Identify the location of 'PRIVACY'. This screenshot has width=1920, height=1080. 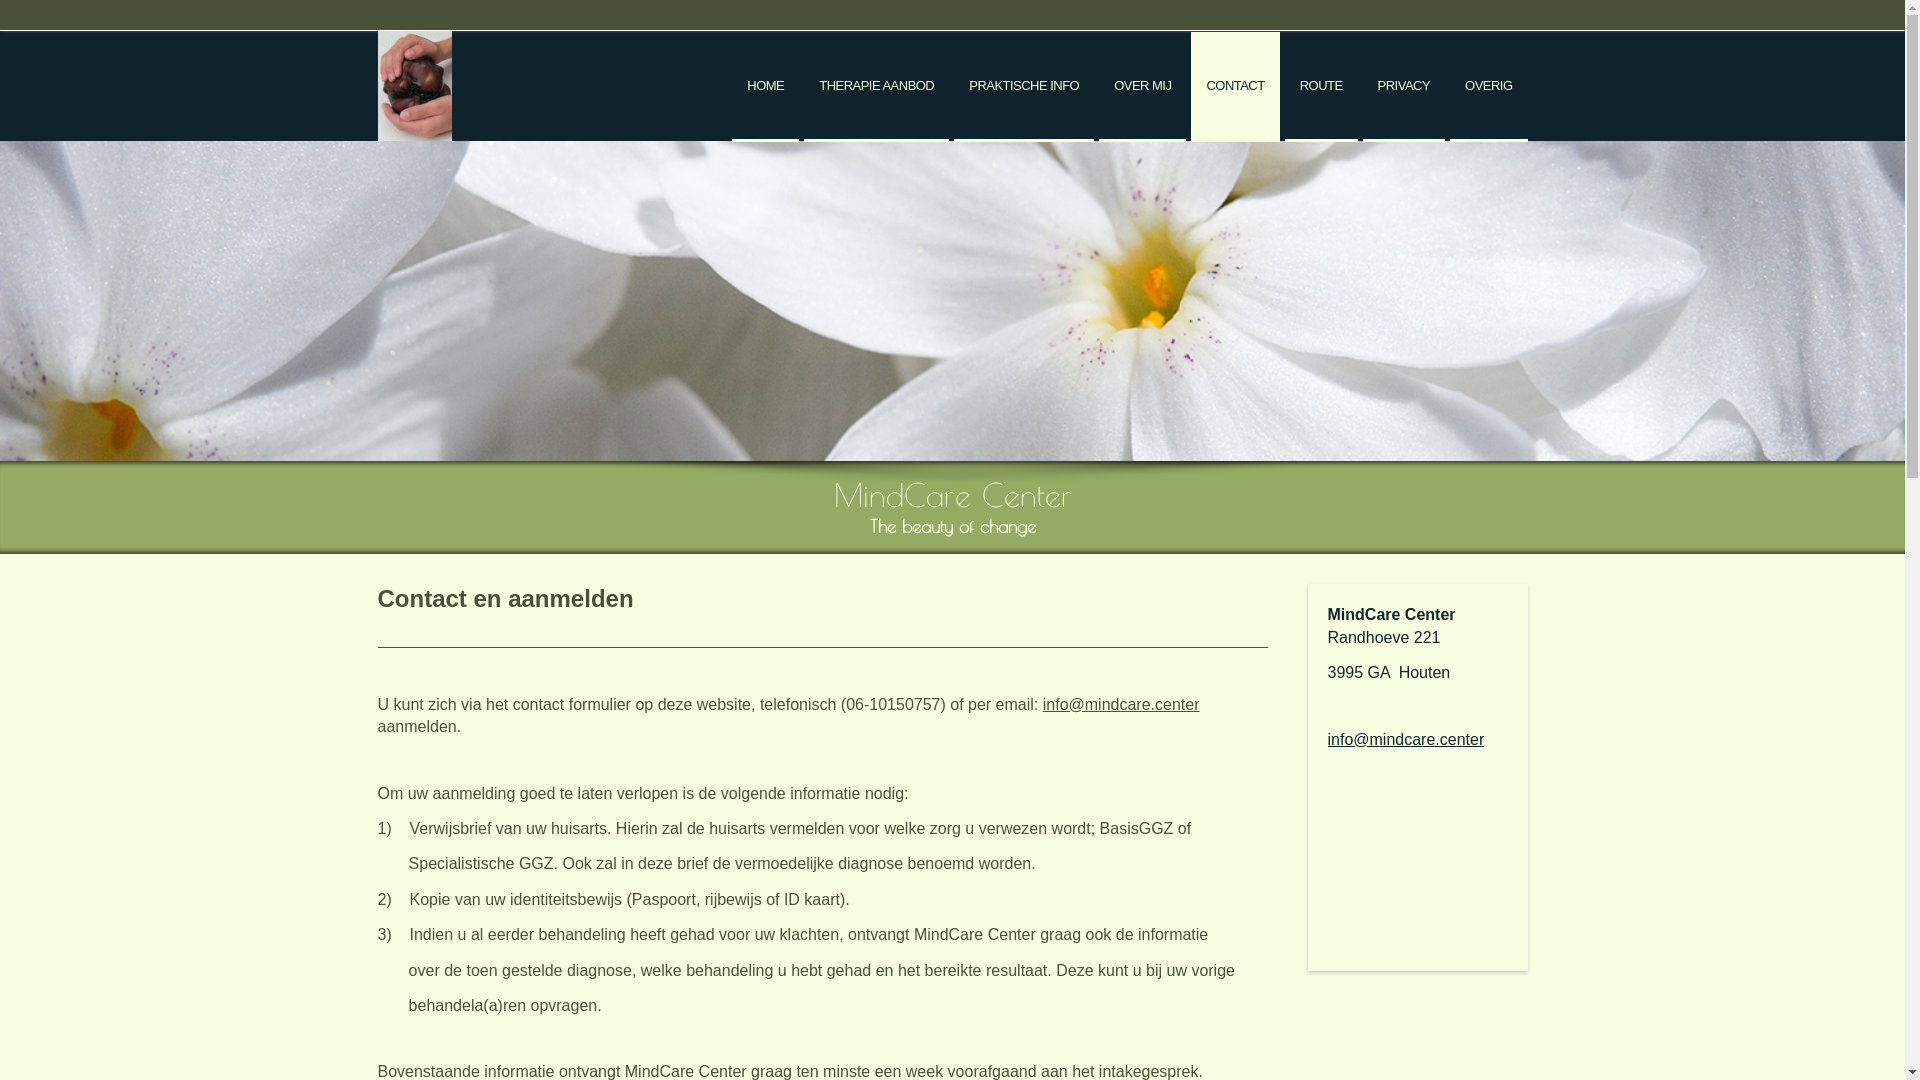
(1402, 86).